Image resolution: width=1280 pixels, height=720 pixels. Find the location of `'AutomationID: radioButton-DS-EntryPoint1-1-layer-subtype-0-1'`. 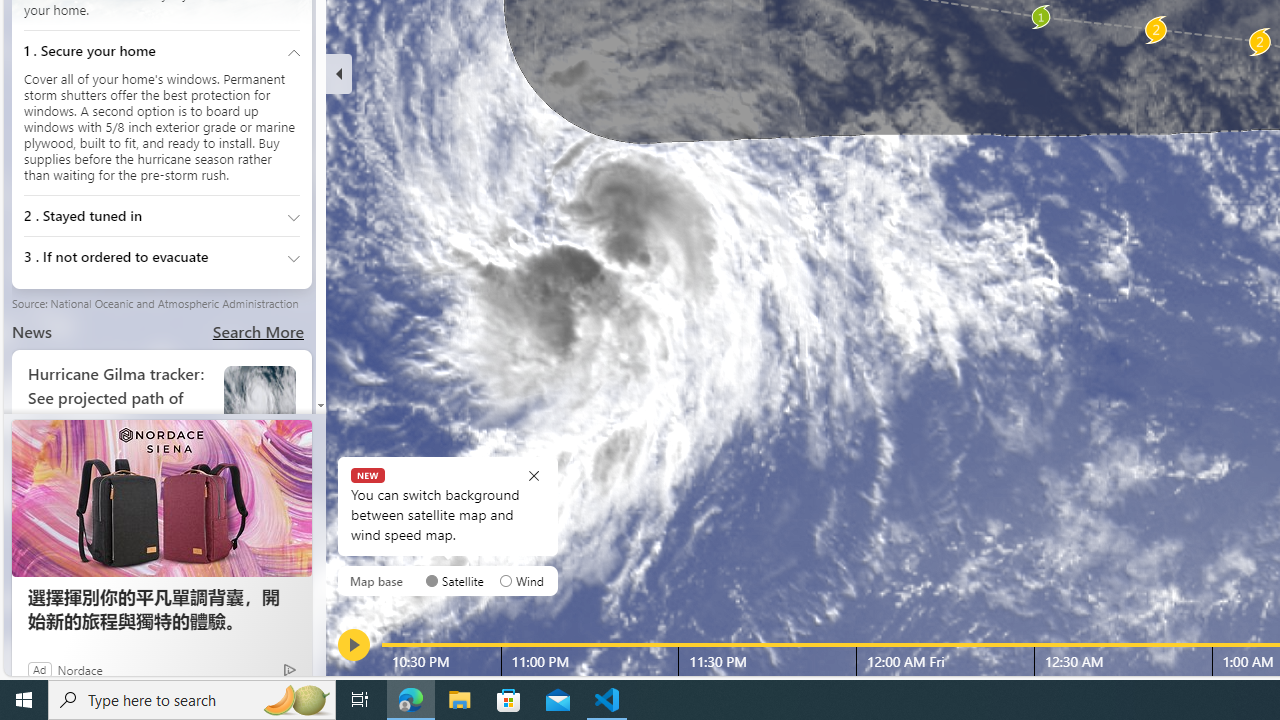

'AutomationID: radioButton-DS-EntryPoint1-1-layer-subtype-0-1' is located at coordinates (505, 581).